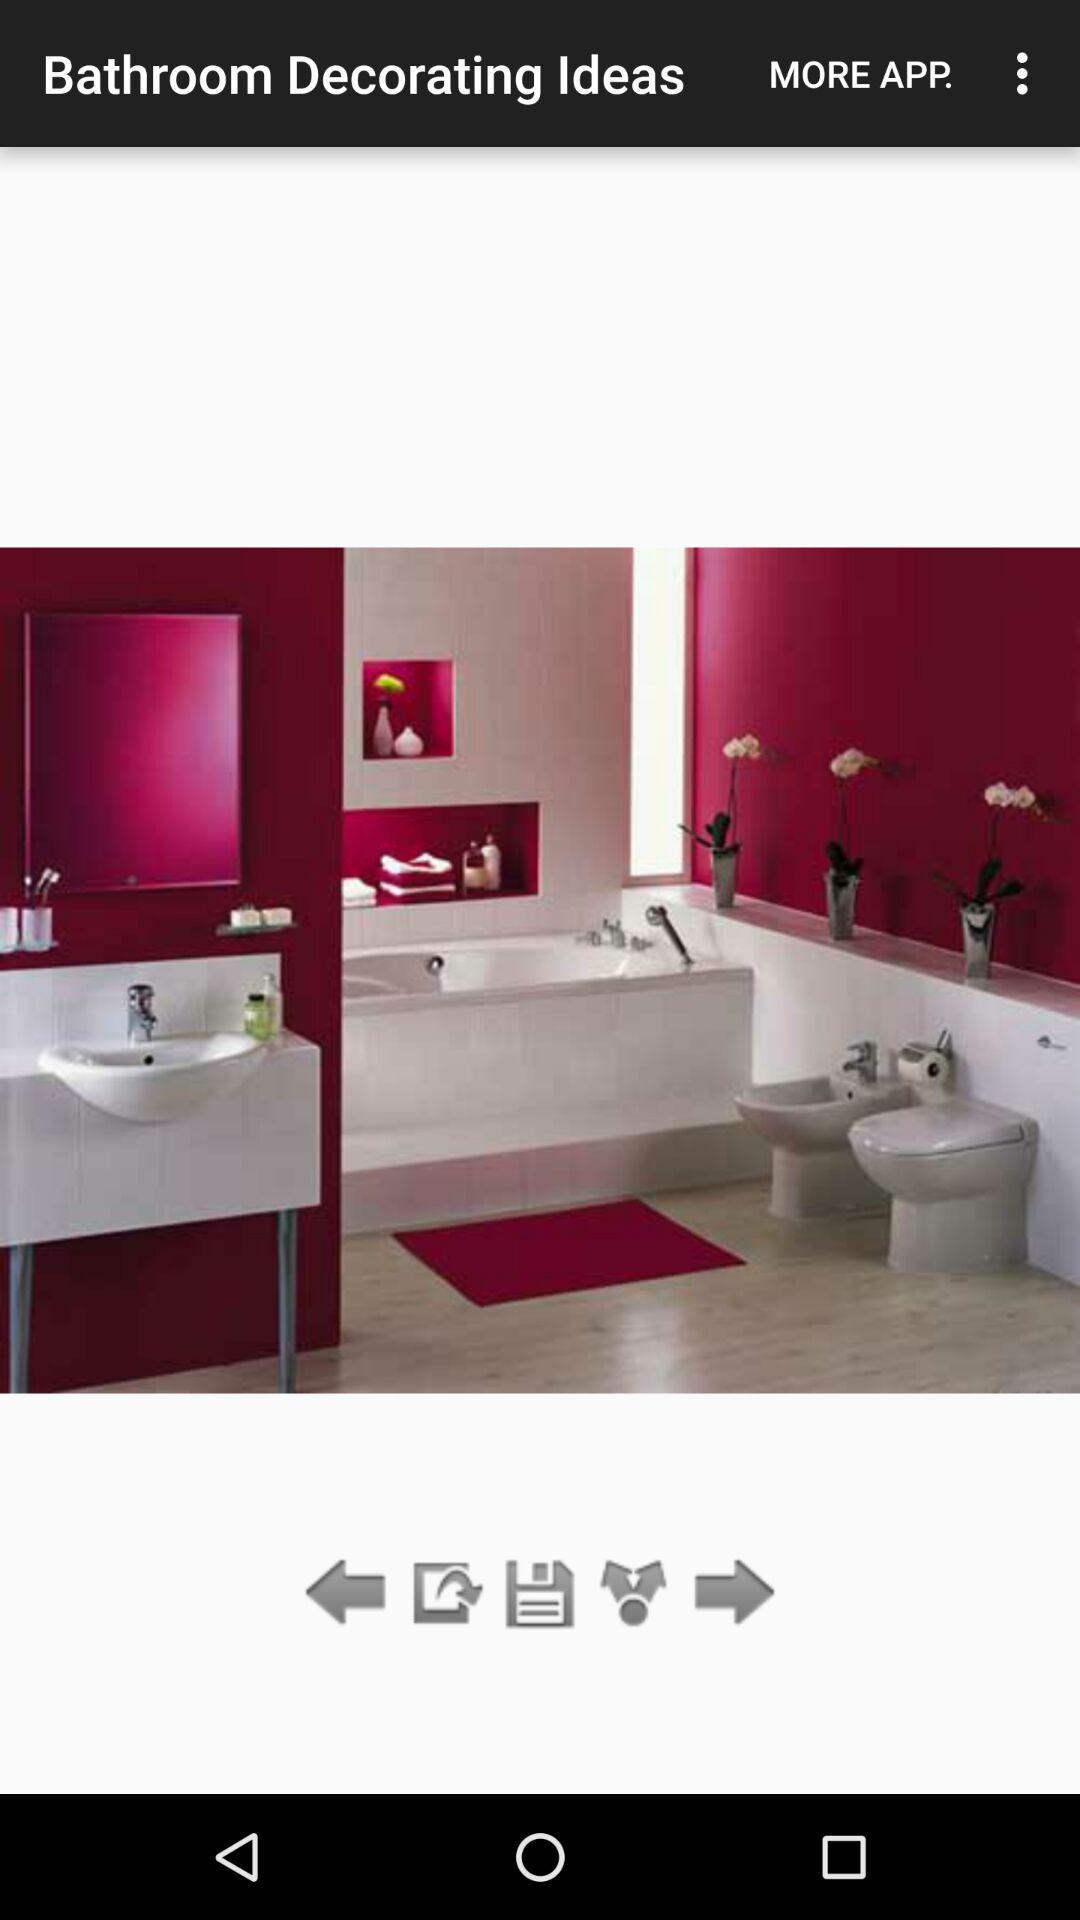  Describe the element at coordinates (540, 1593) in the screenshot. I see `the save icon` at that location.